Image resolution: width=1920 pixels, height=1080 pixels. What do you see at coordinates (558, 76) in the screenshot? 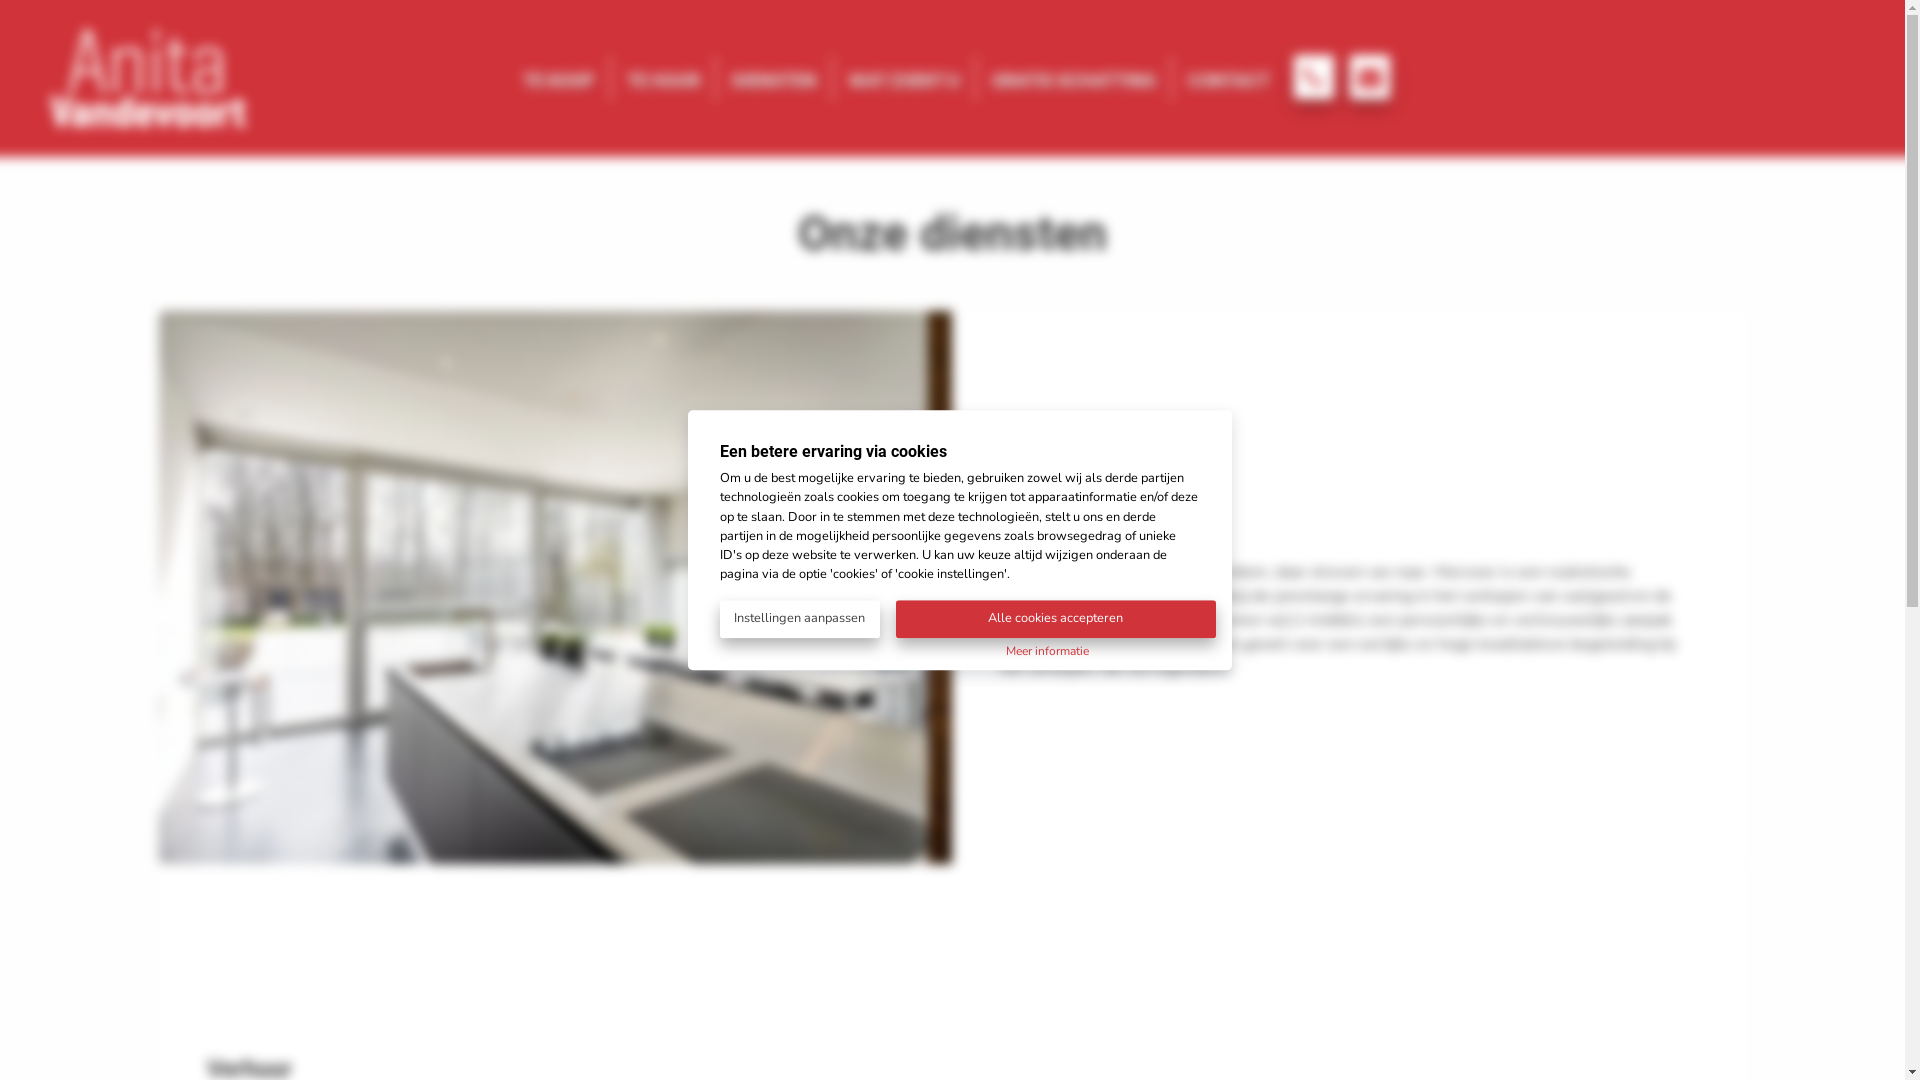
I see `'TE KOOP'` at bounding box center [558, 76].